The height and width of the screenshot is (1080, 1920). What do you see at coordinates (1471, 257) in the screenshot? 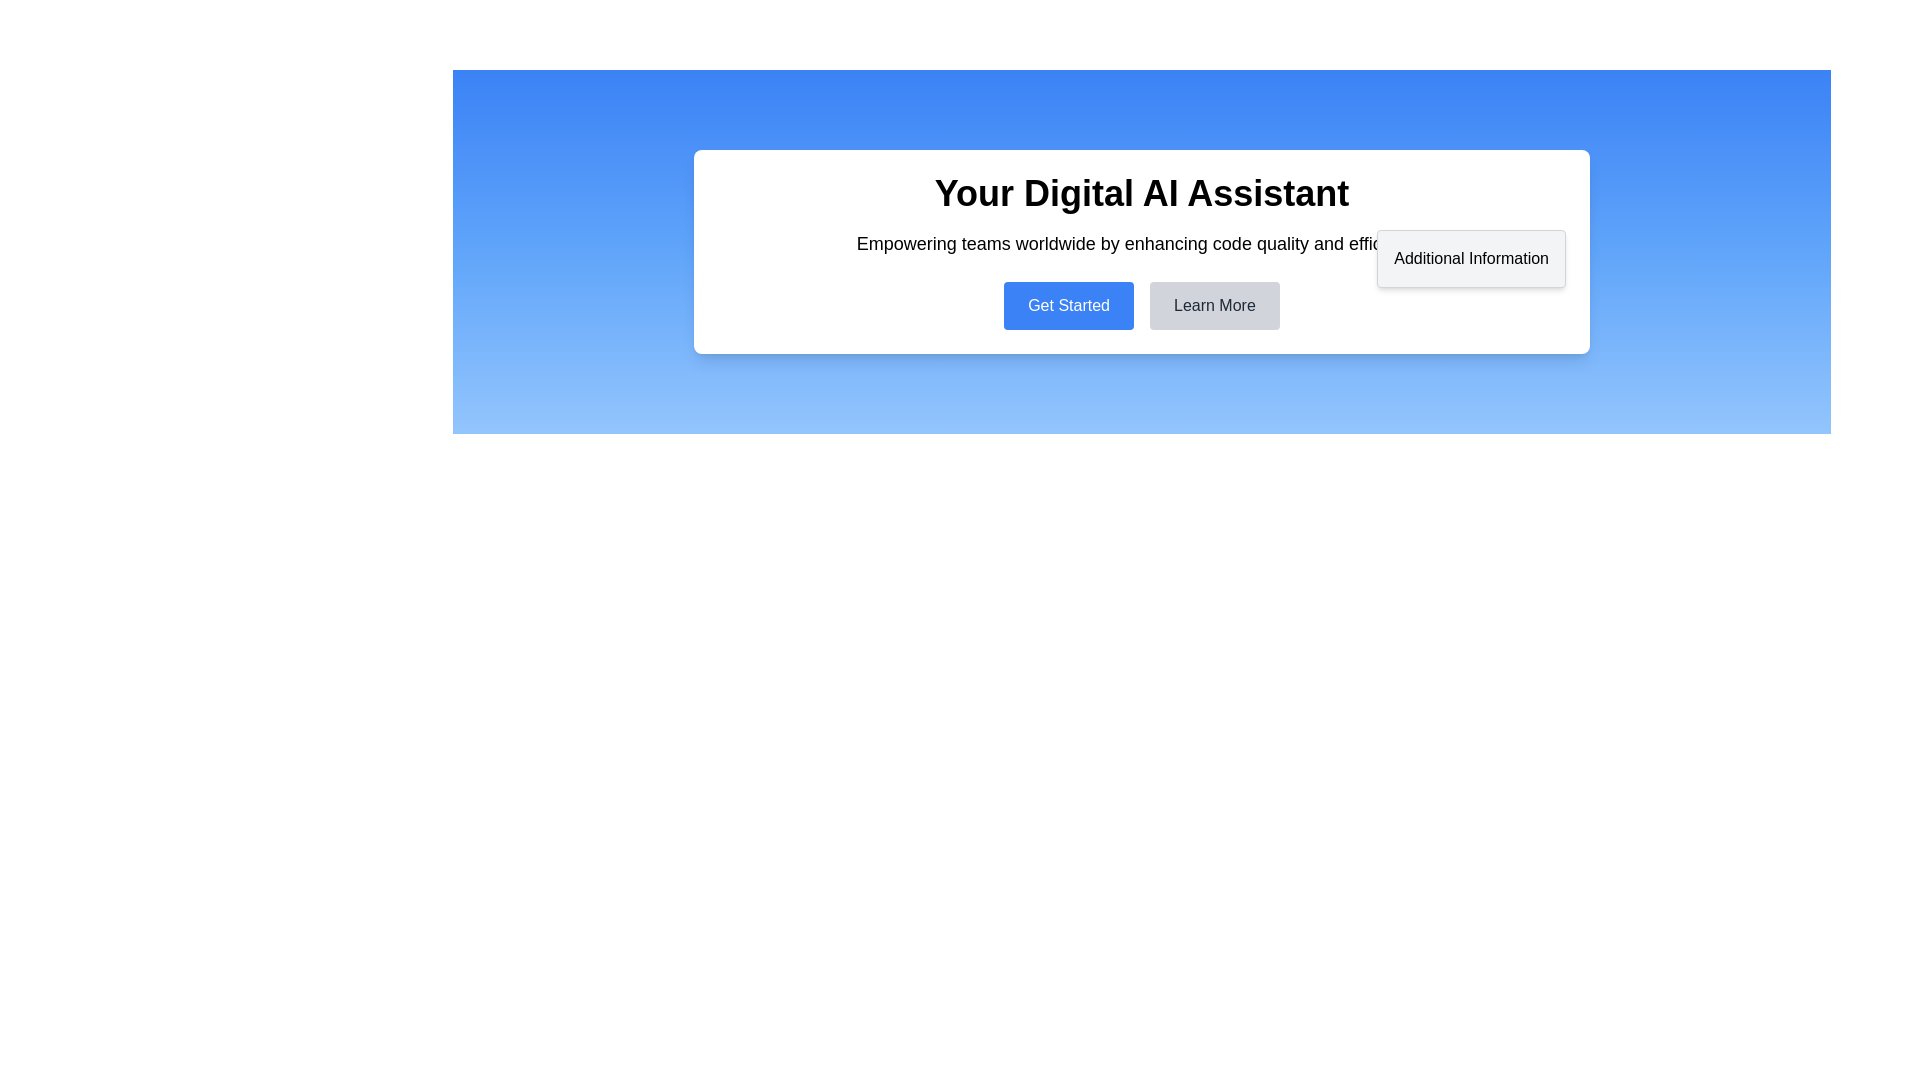
I see `the Informative box with a light gray background and the text 'Additional Information'` at bounding box center [1471, 257].